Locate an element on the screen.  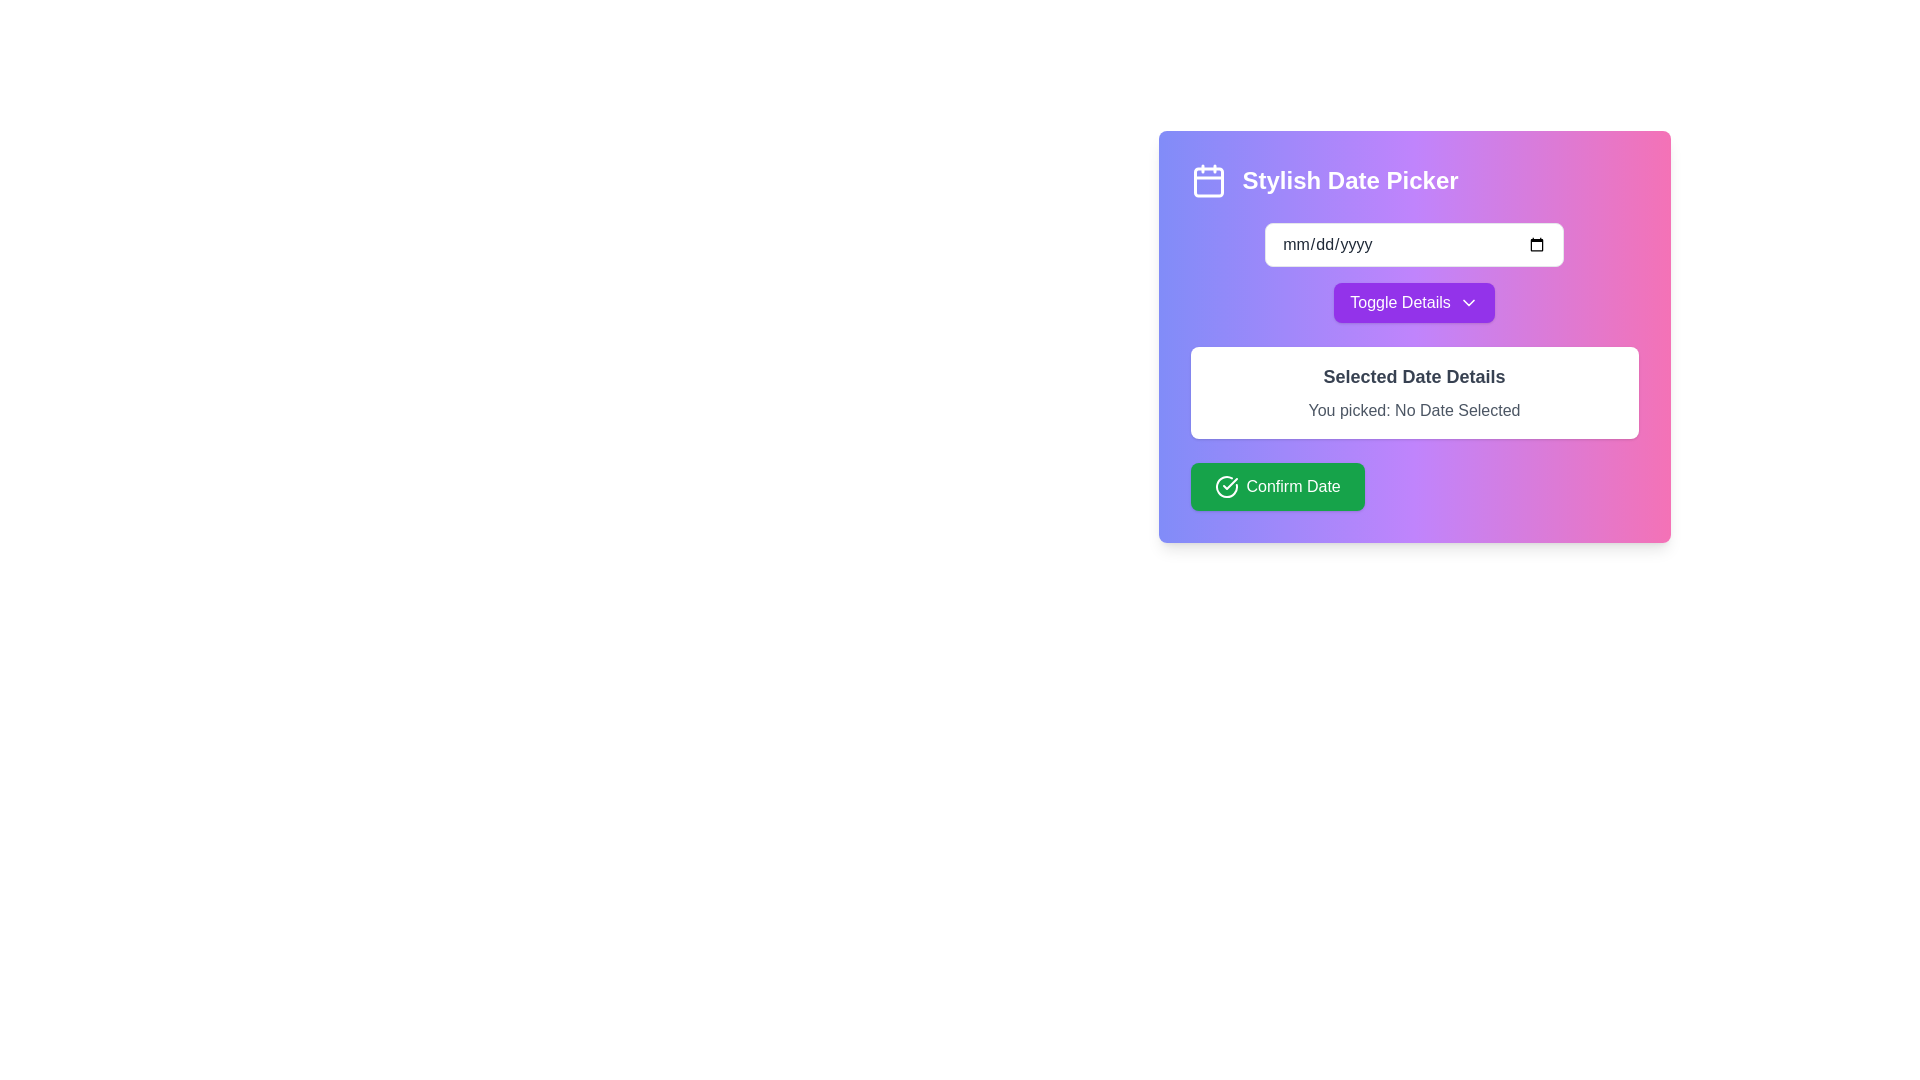
the green rectangular button labeled 'Confirm Date' located at the bottom center of the 'Stylish Date Picker' interface is located at coordinates (1276, 486).